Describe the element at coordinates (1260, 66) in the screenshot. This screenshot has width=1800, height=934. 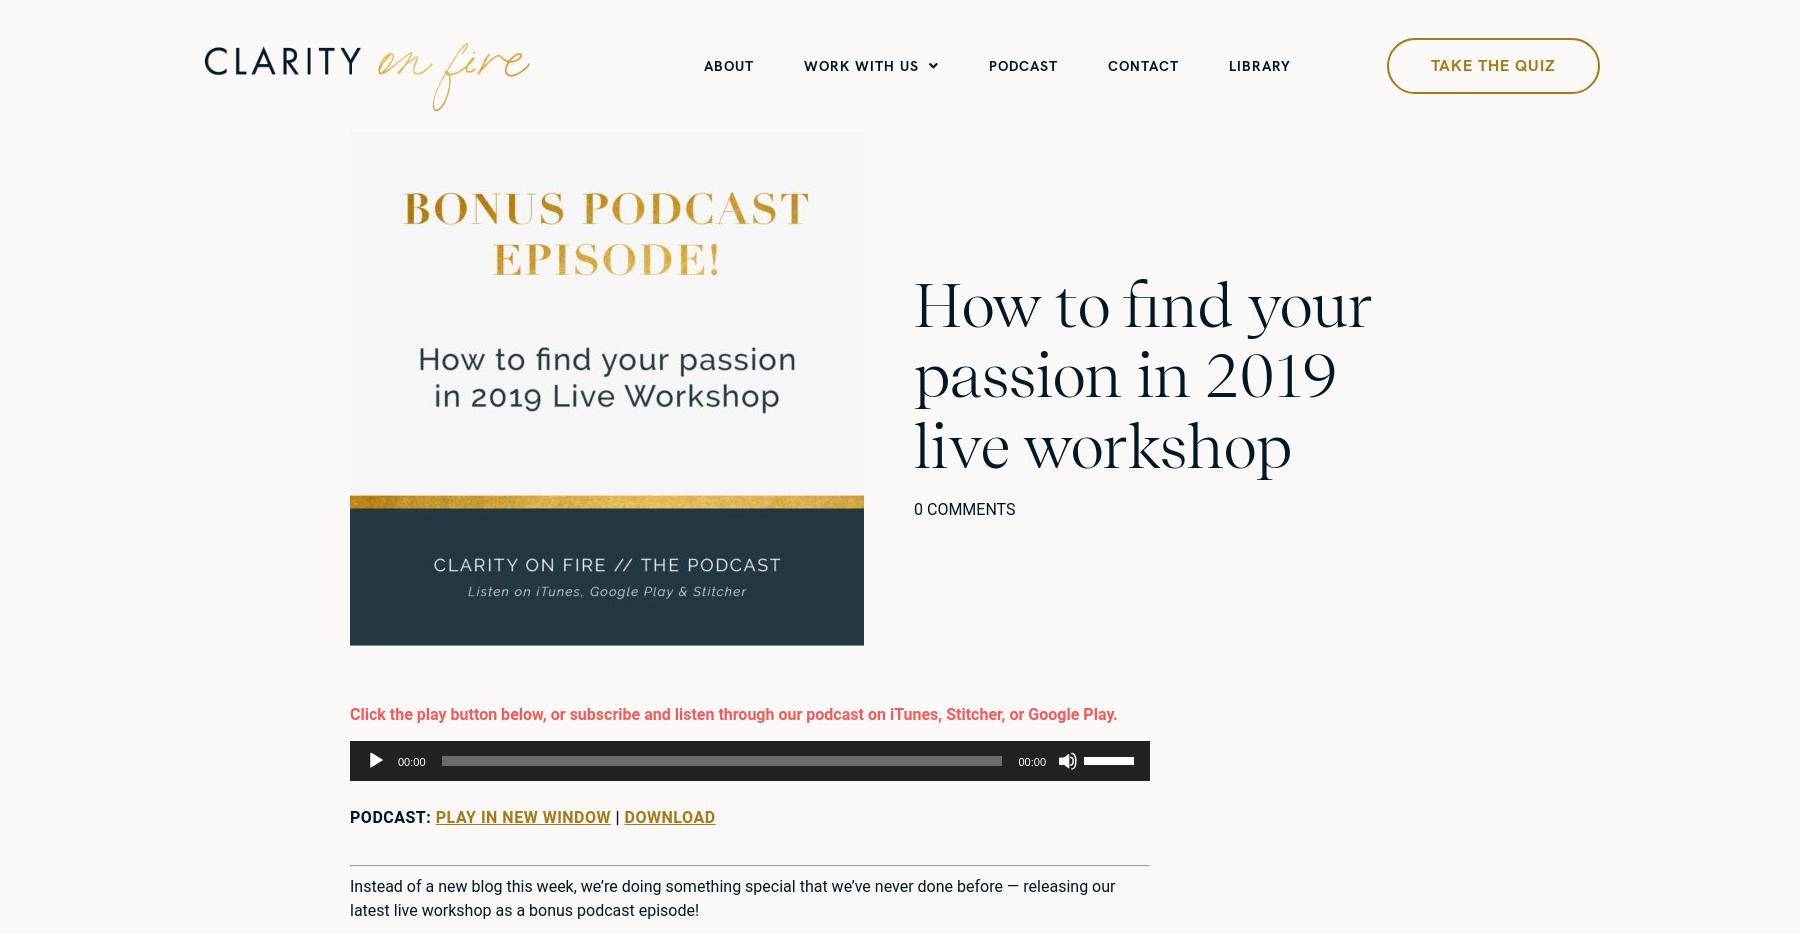
I see `'Library'` at that location.